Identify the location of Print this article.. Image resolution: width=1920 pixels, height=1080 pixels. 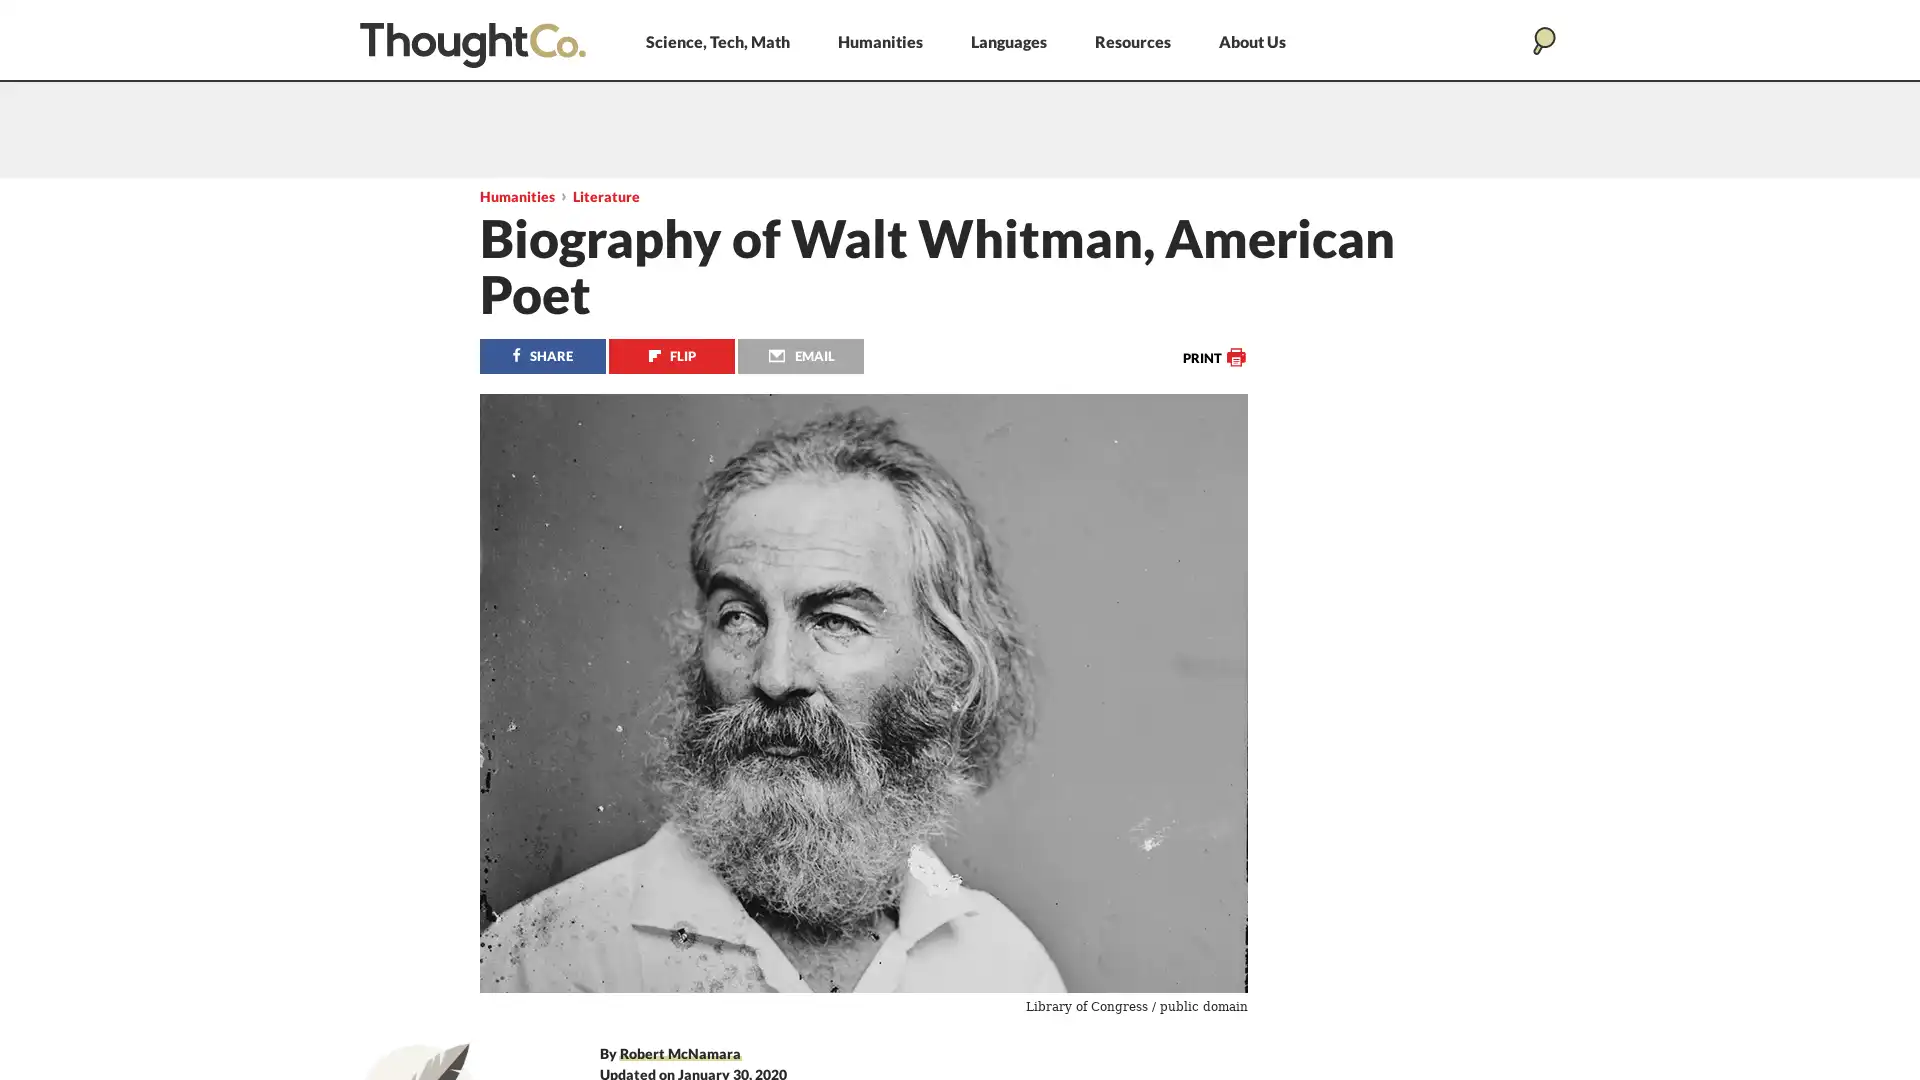
(1214, 354).